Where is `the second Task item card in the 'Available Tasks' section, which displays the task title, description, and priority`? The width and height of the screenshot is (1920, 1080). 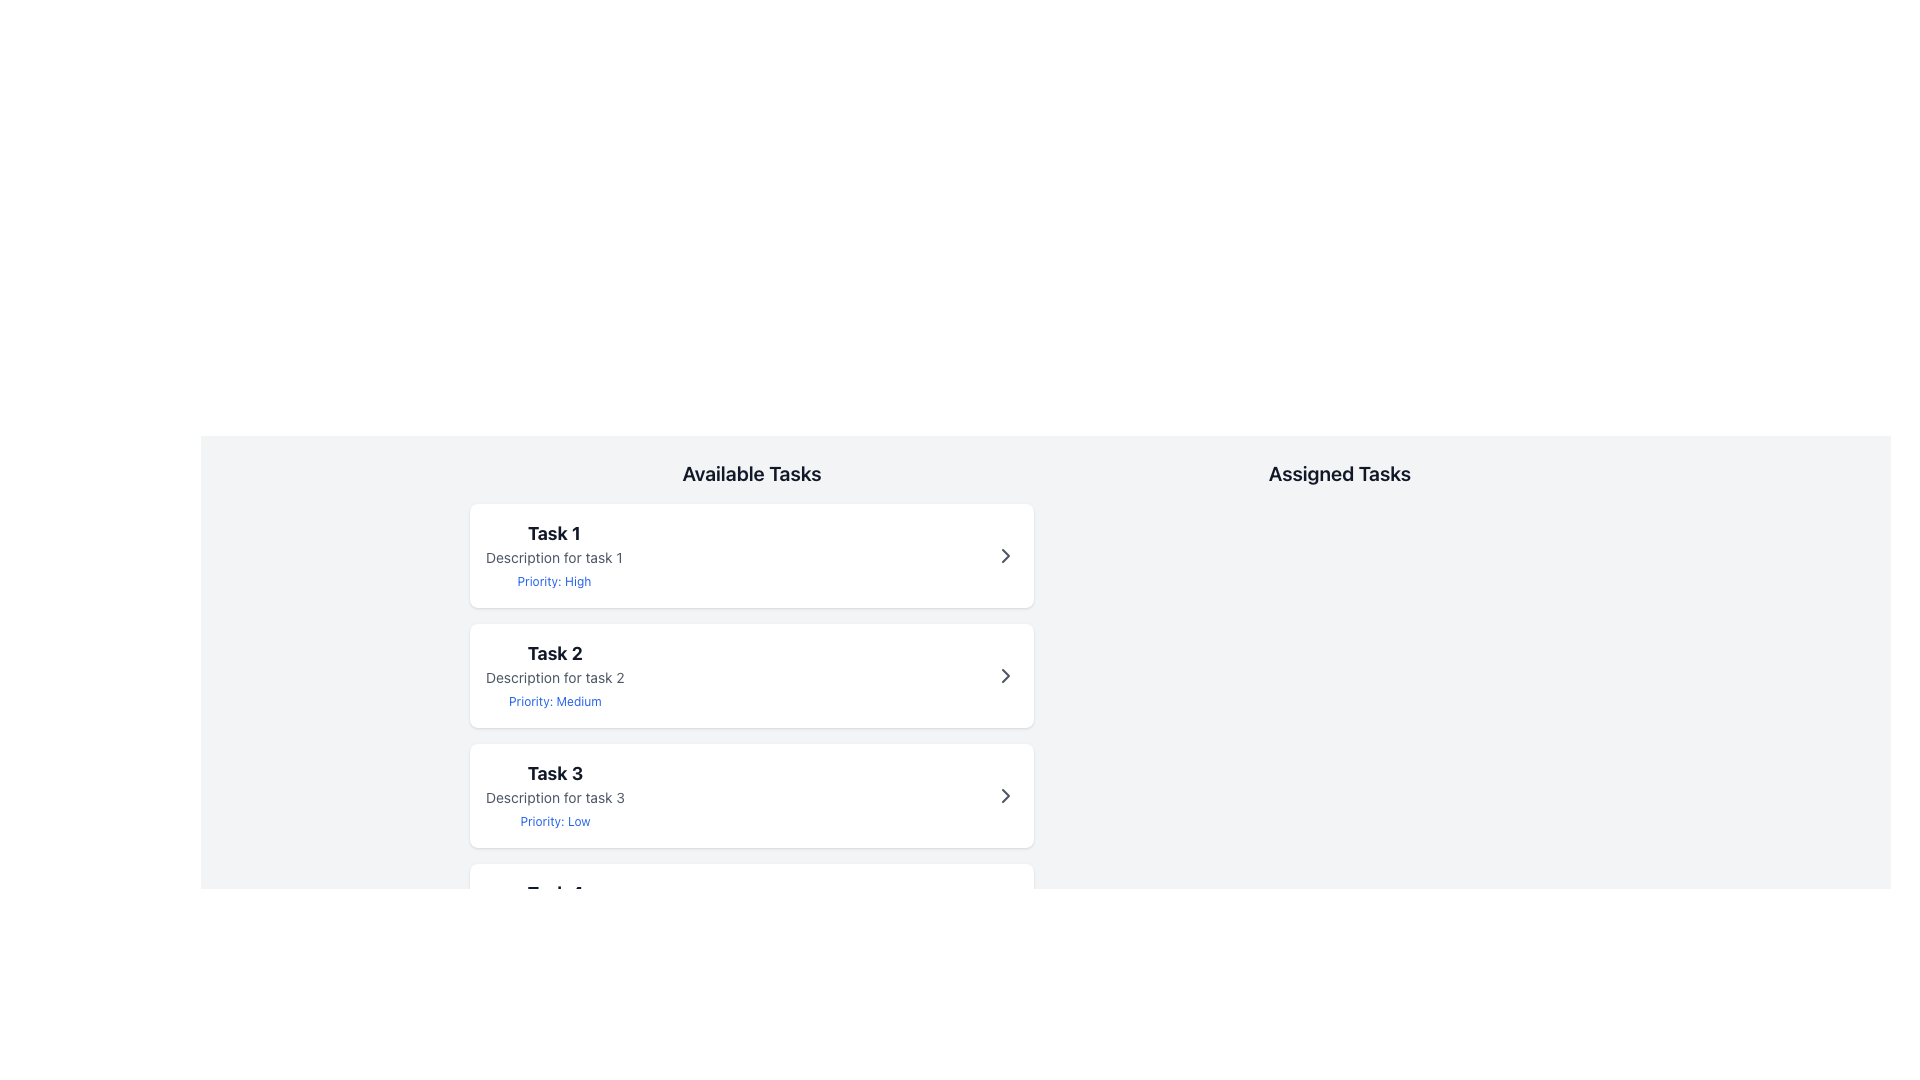 the second Task item card in the 'Available Tasks' section, which displays the task title, description, and priority is located at coordinates (751, 675).